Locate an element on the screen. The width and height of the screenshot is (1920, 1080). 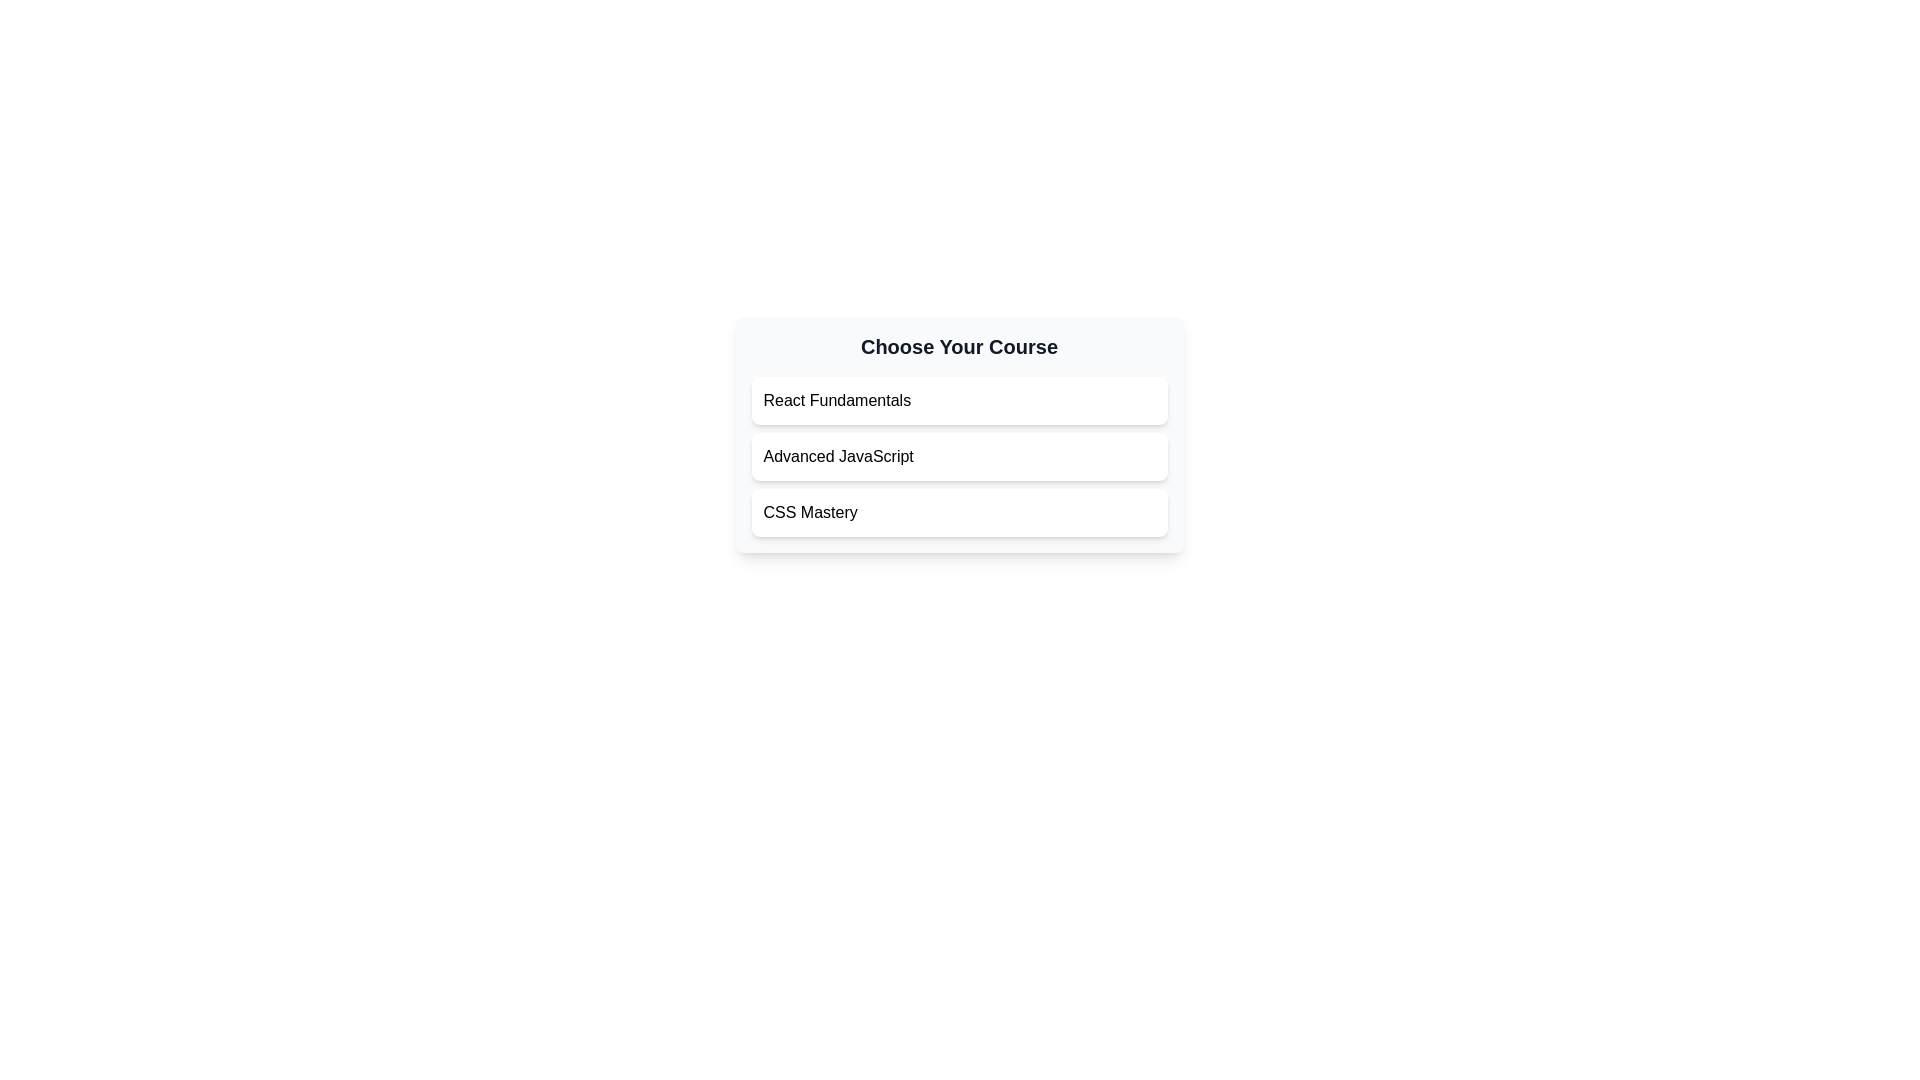
the interactive radio option labeled 'CSS Mastery' is located at coordinates (958, 512).